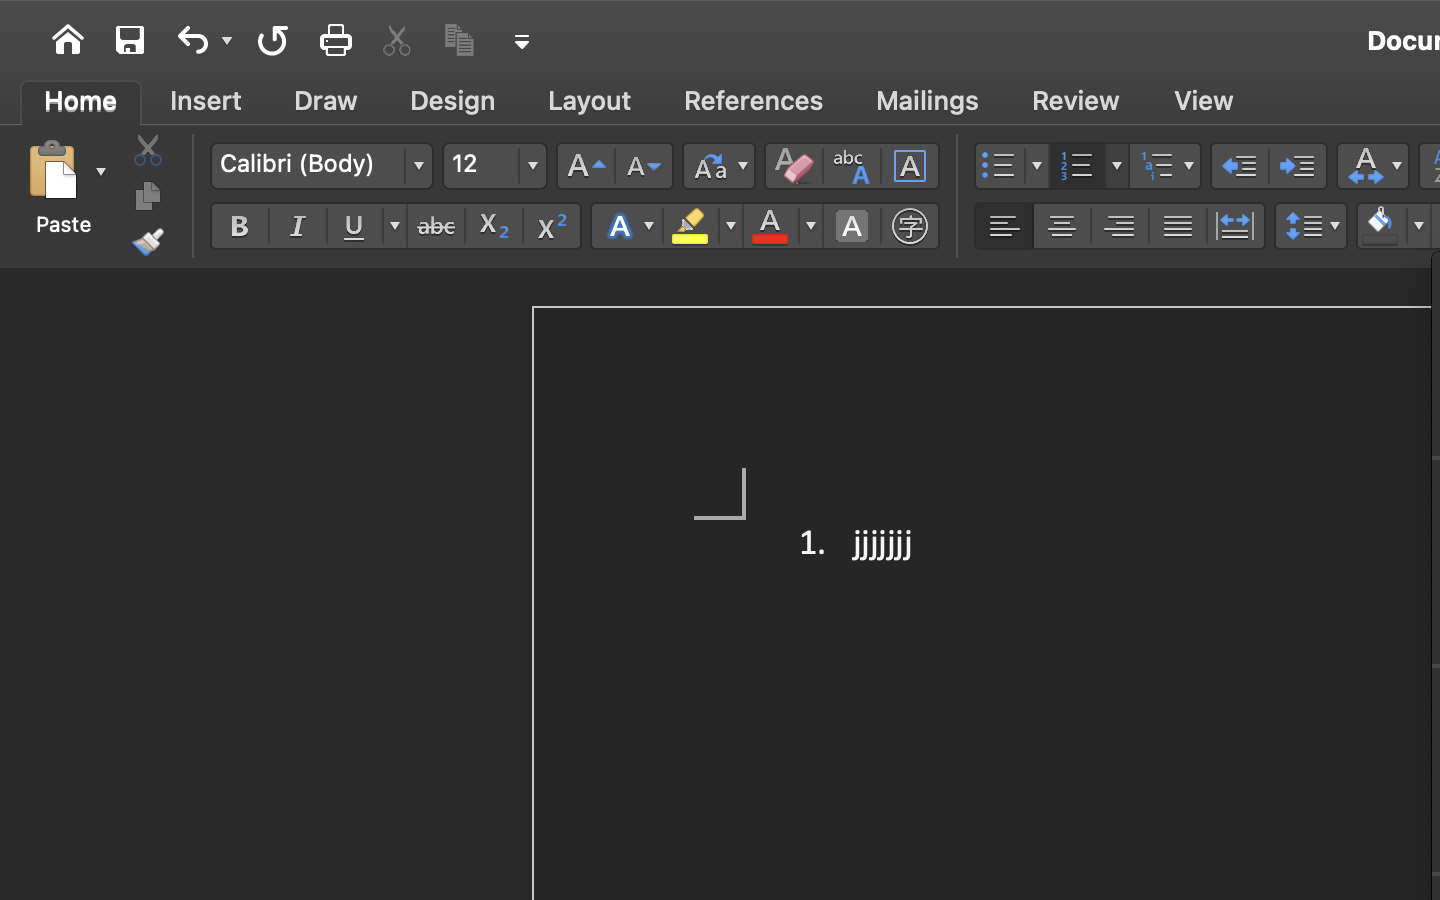 The width and height of the screenshot is (1440, 900). What do you see at coordinates (494, 165) in the screenshot?
I see `'12'` at bounding box center [494, 165].